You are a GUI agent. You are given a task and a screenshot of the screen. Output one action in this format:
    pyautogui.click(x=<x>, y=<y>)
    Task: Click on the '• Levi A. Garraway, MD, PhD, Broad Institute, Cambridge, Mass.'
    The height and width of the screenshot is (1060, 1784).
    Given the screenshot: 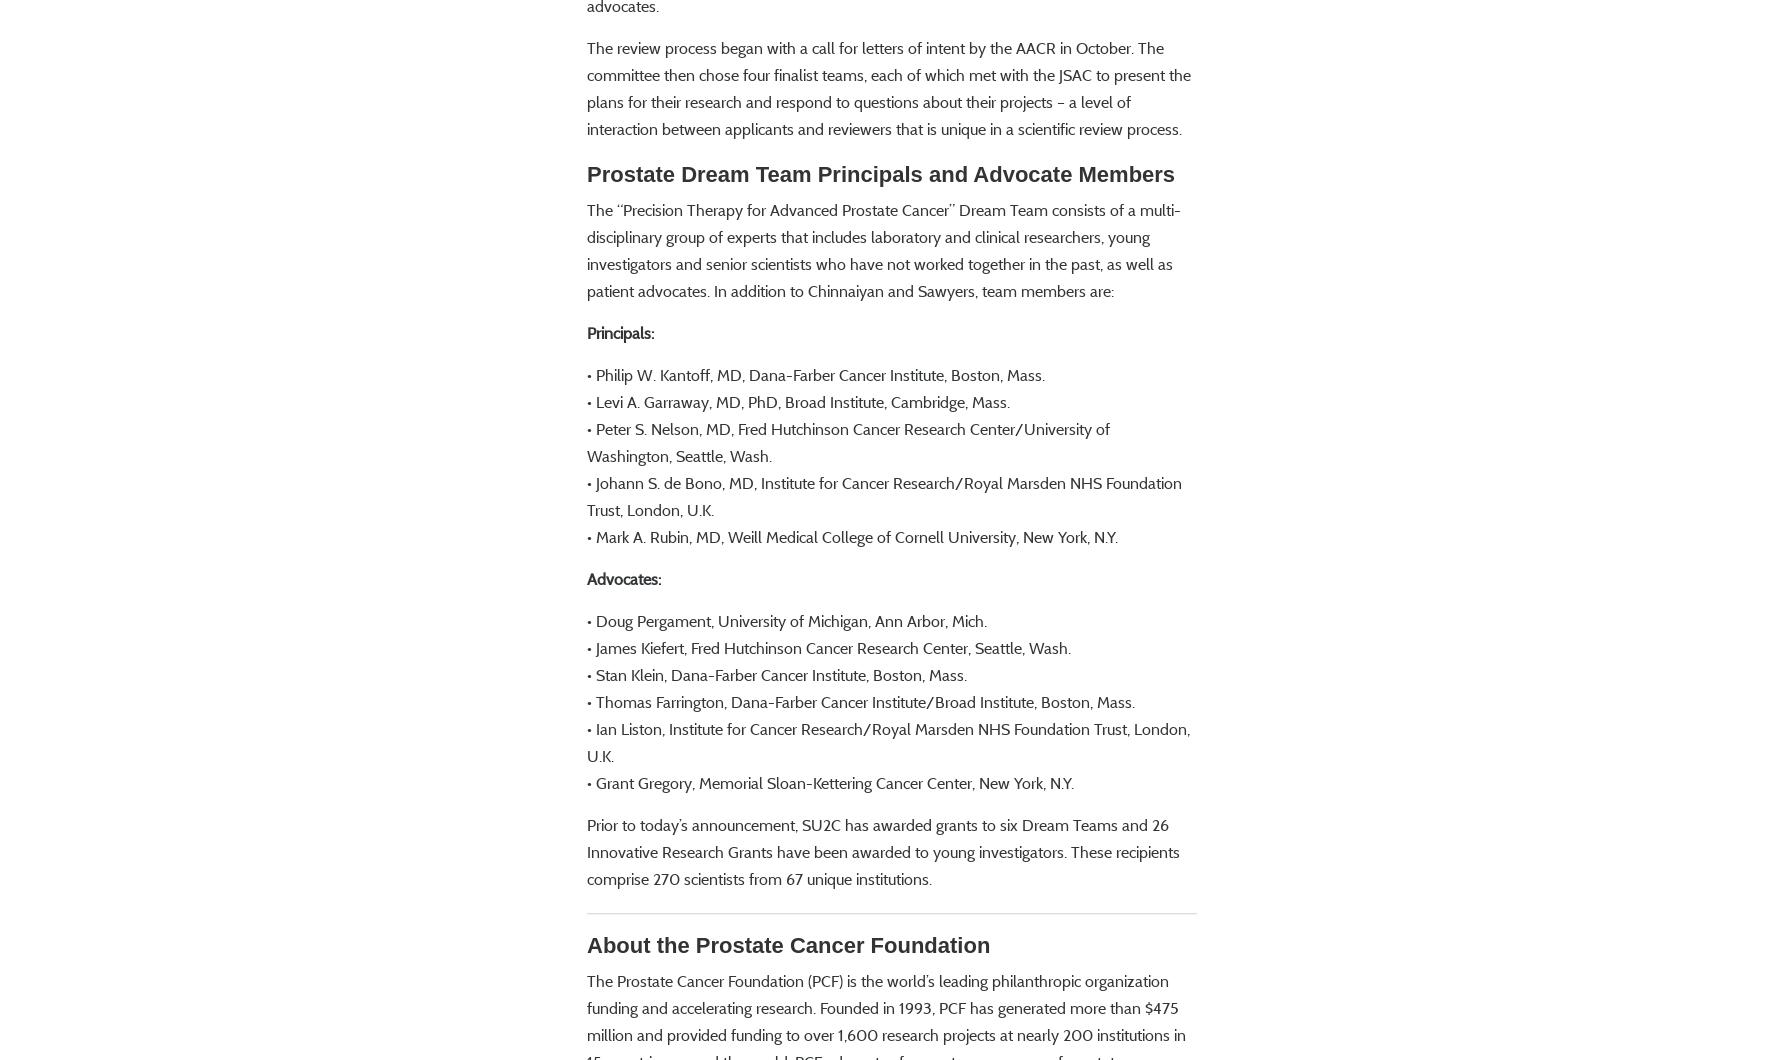 What is the action you would take?
    pyautogui.click(x=797, y=459)
    